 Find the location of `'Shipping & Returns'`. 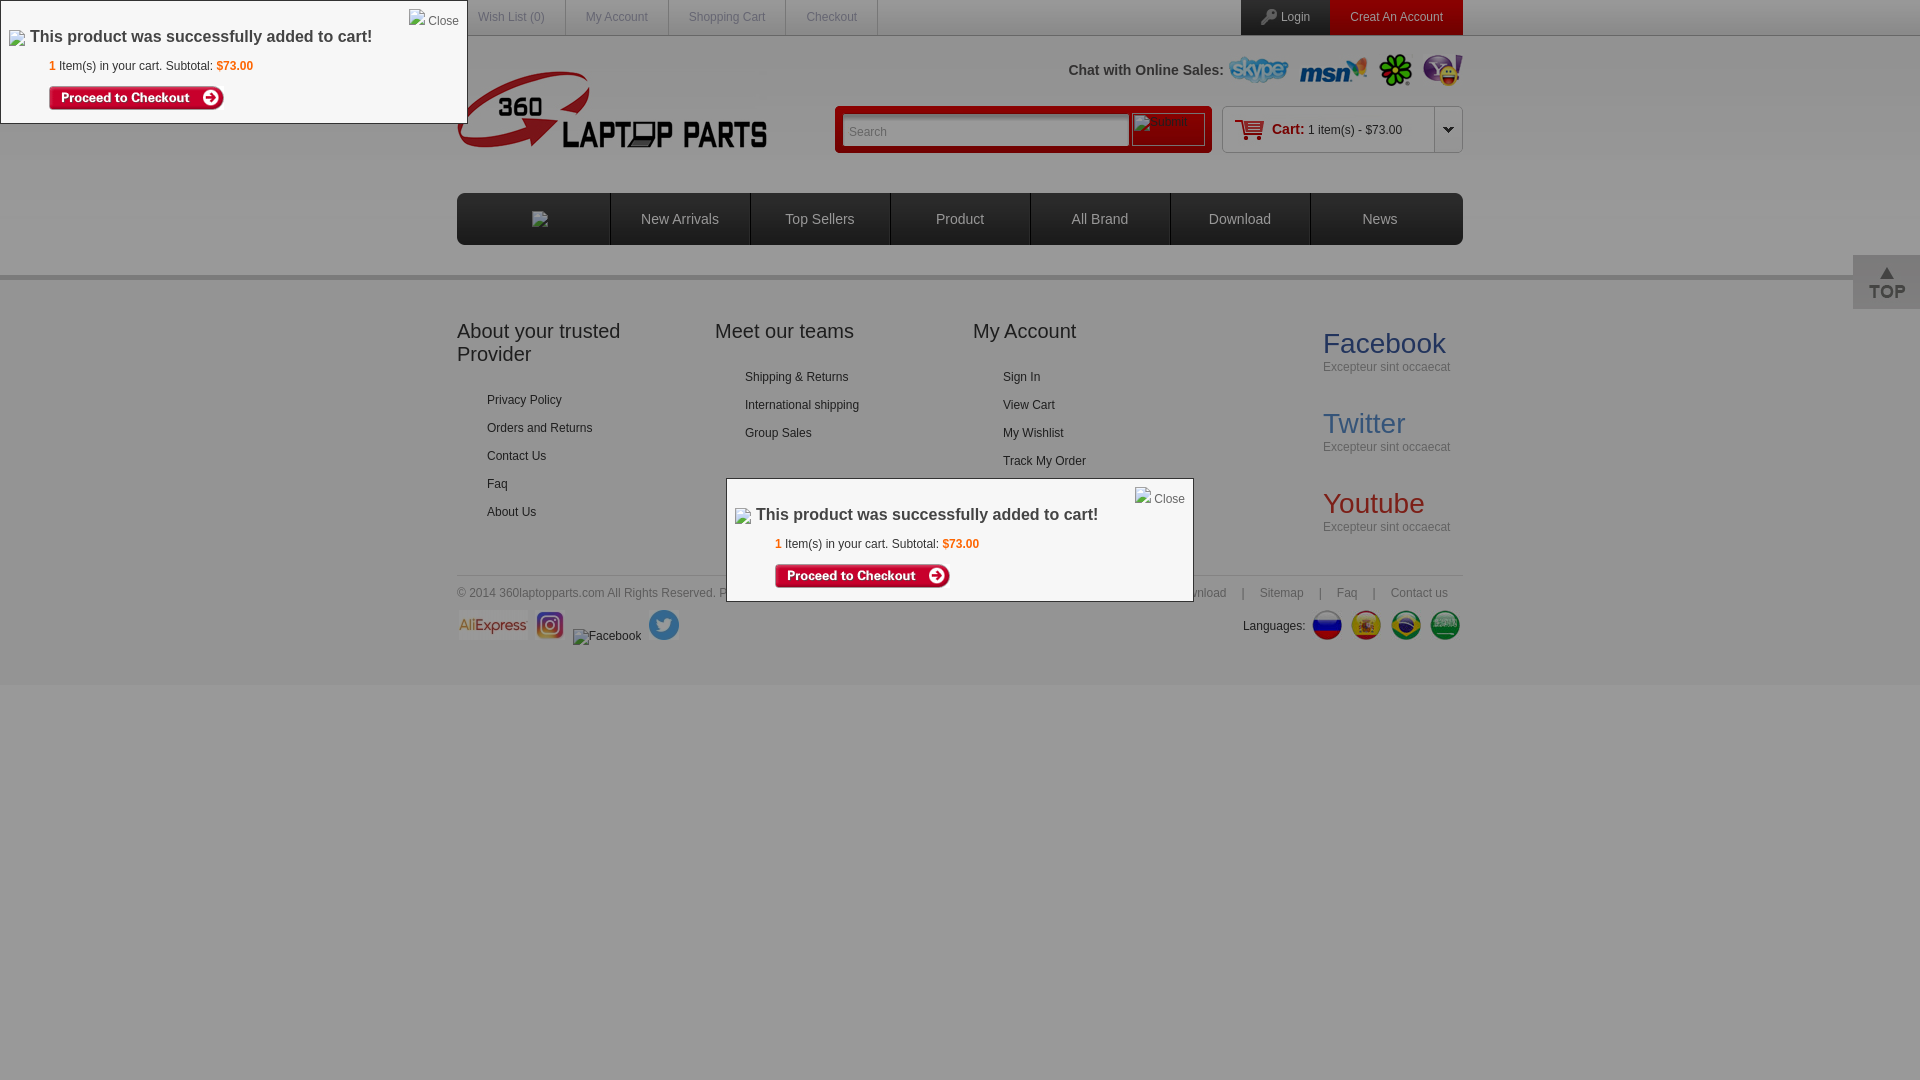

'Shipping & Returns' is located at coordinates (795, 377).